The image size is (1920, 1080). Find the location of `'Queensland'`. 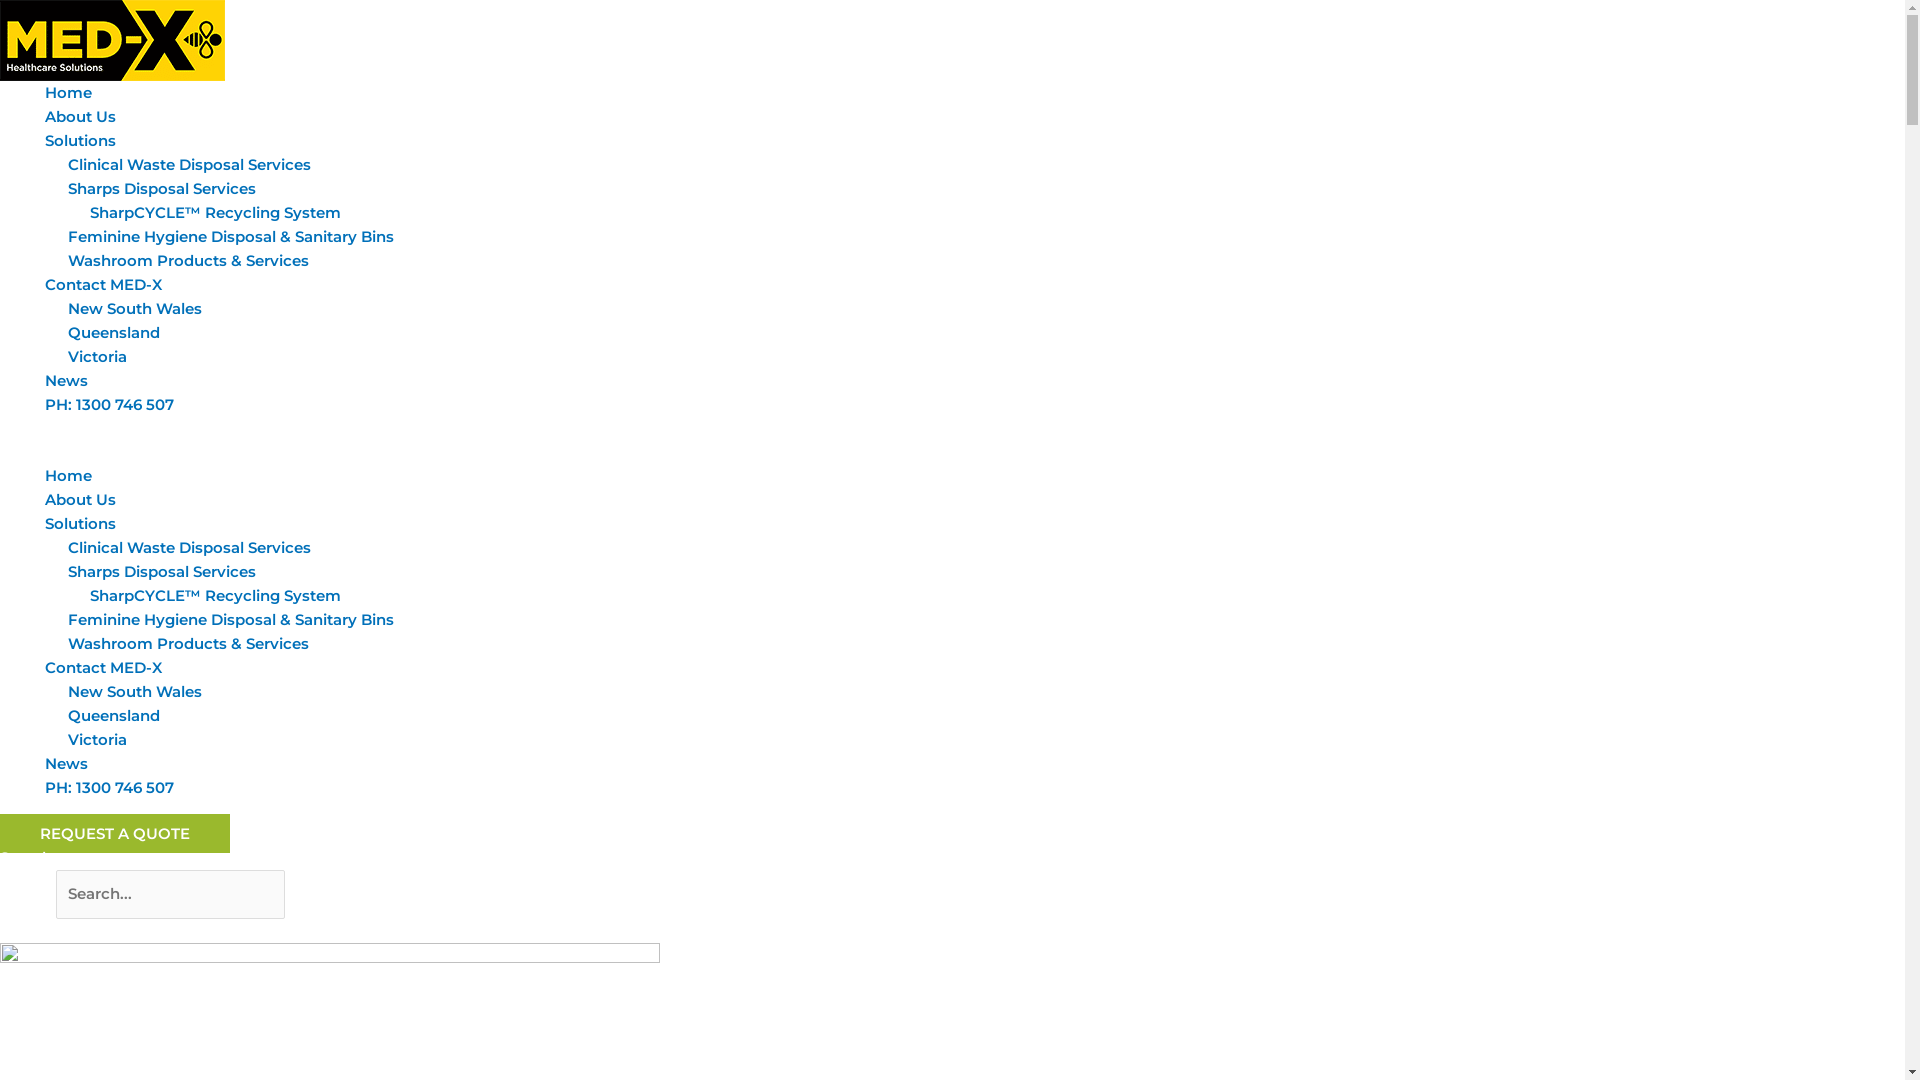

'Queensland' is located at coordinates (67, 714).